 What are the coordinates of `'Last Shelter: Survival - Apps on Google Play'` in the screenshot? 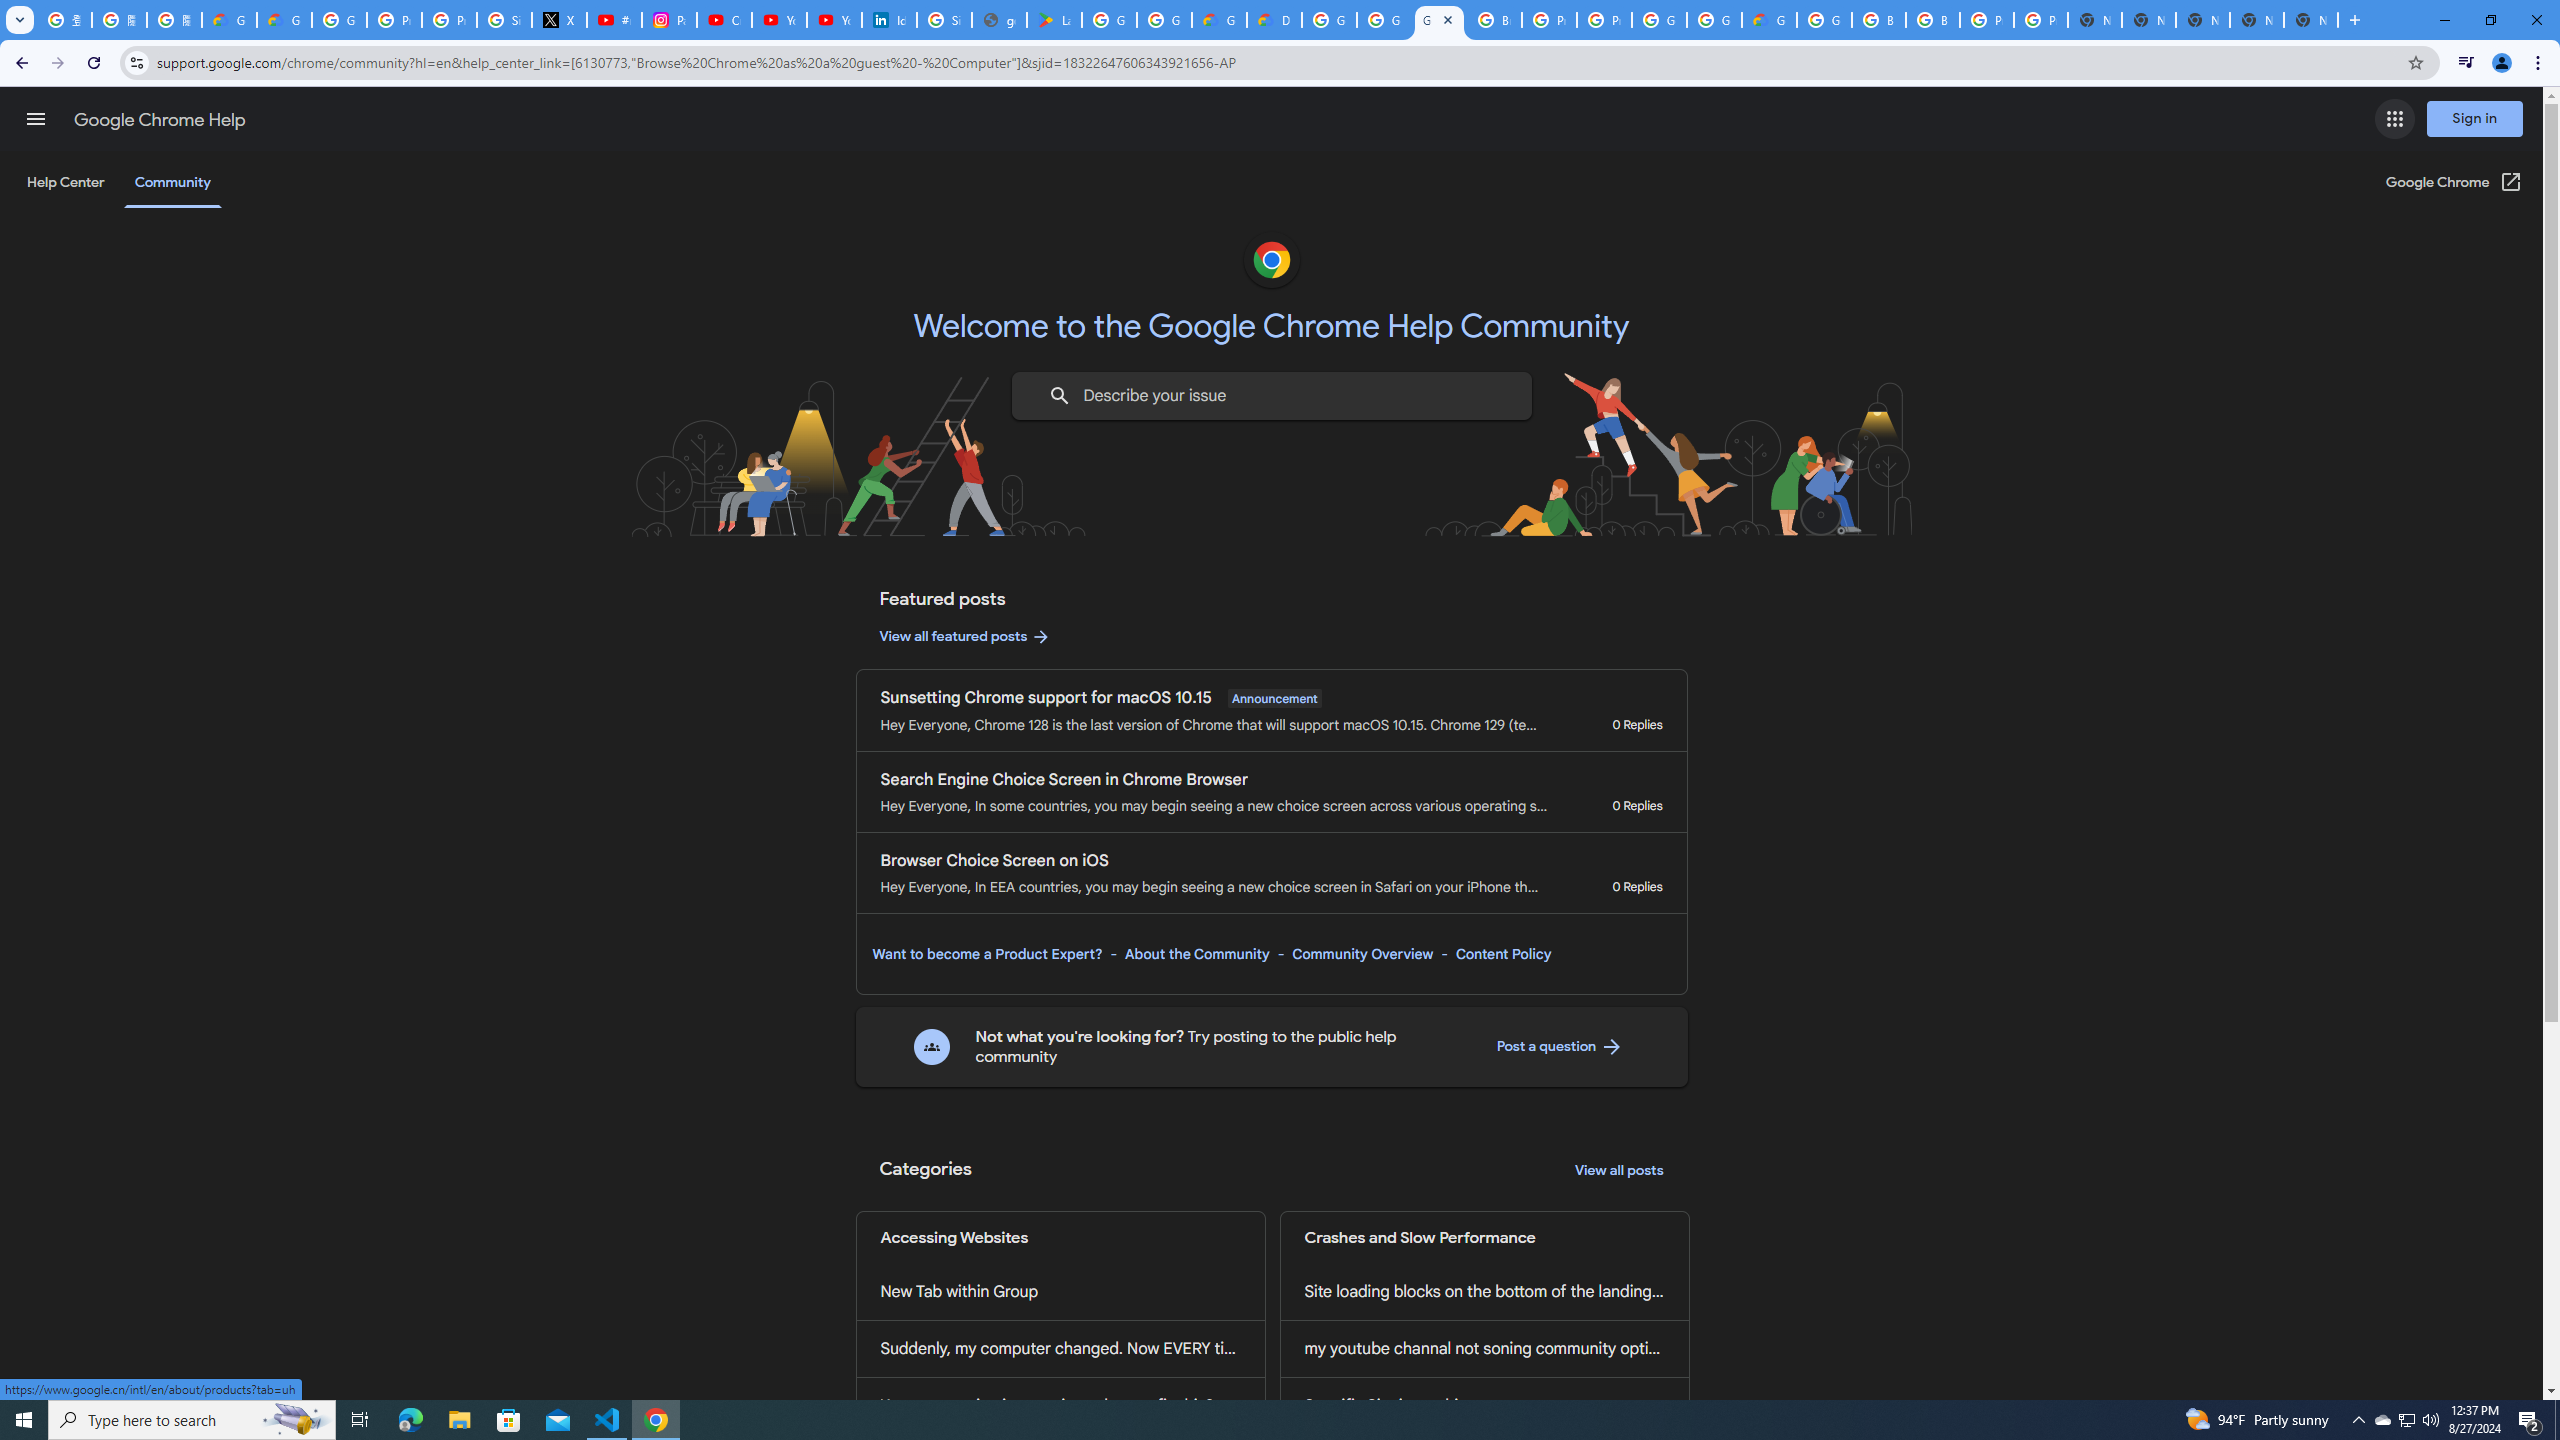 It's located at (1053, 19).